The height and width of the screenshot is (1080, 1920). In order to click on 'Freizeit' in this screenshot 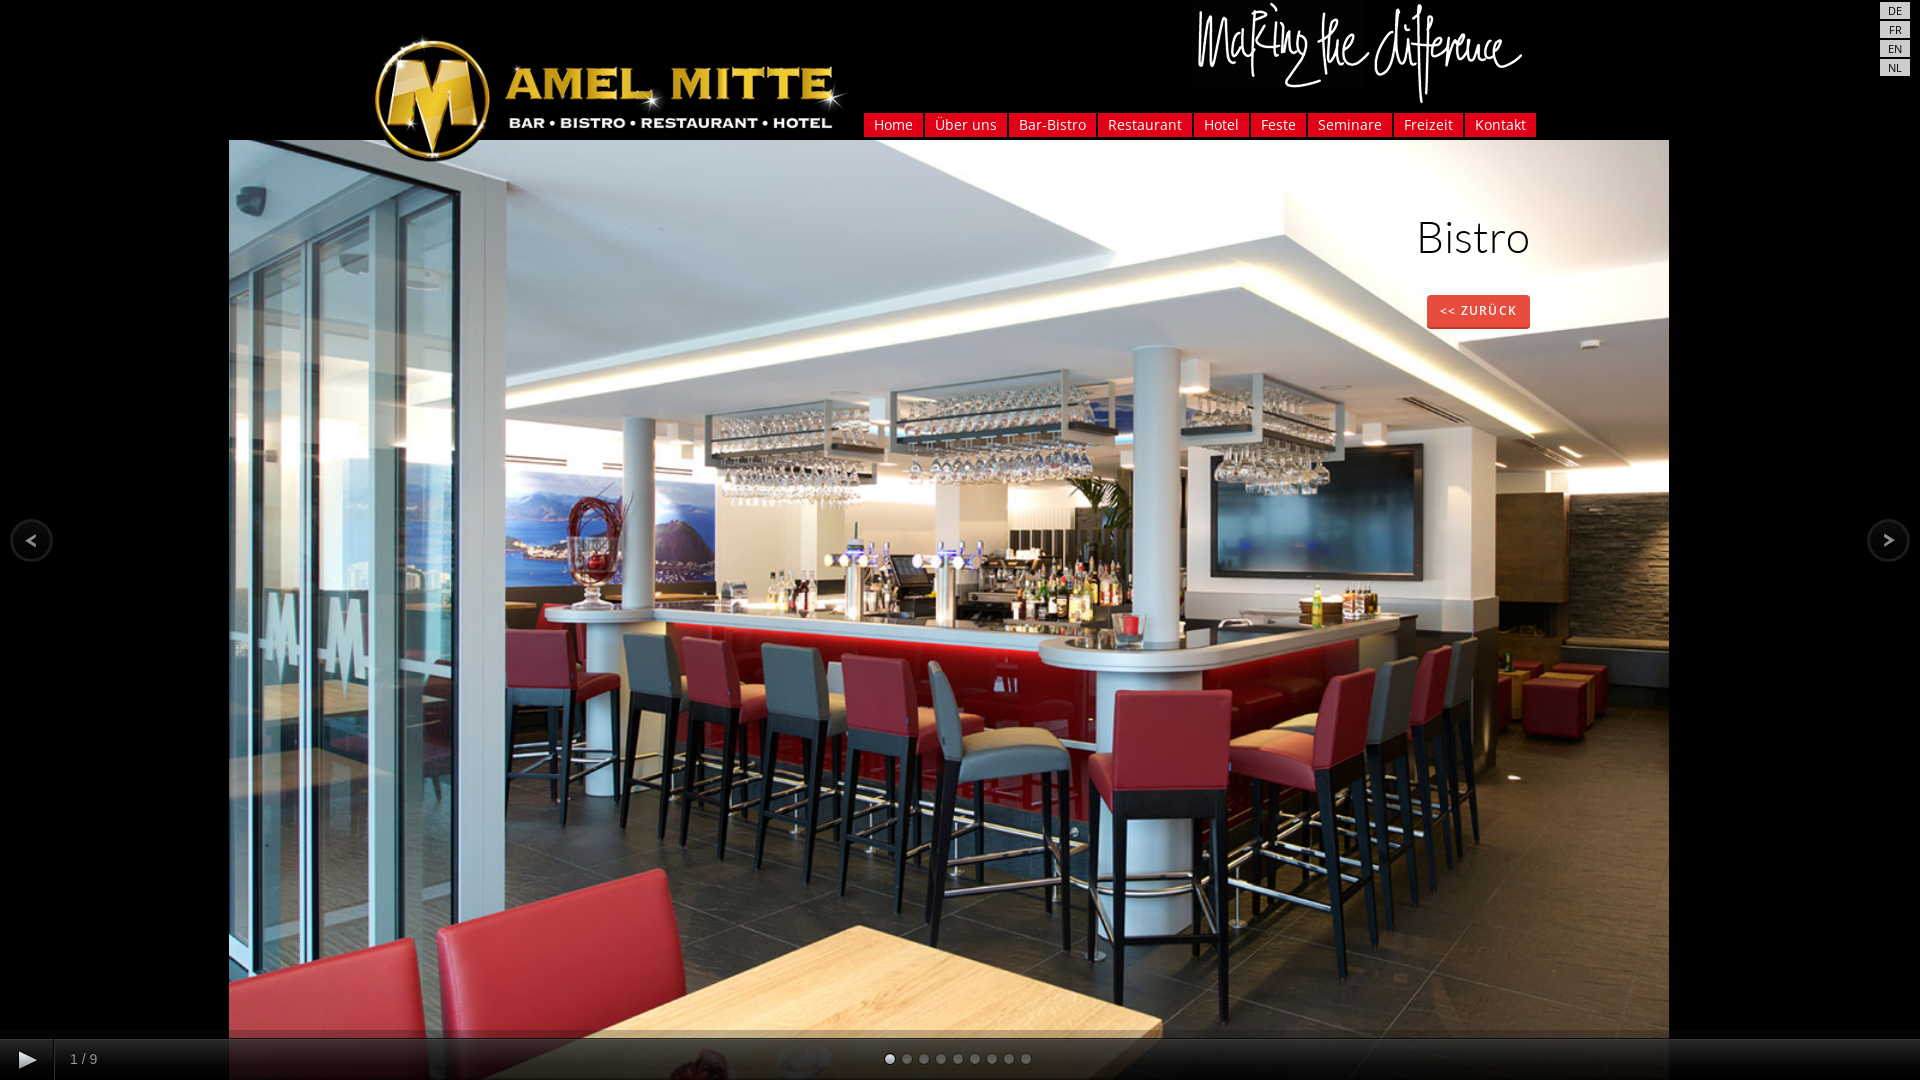, I will do `click(1427, 124)`.